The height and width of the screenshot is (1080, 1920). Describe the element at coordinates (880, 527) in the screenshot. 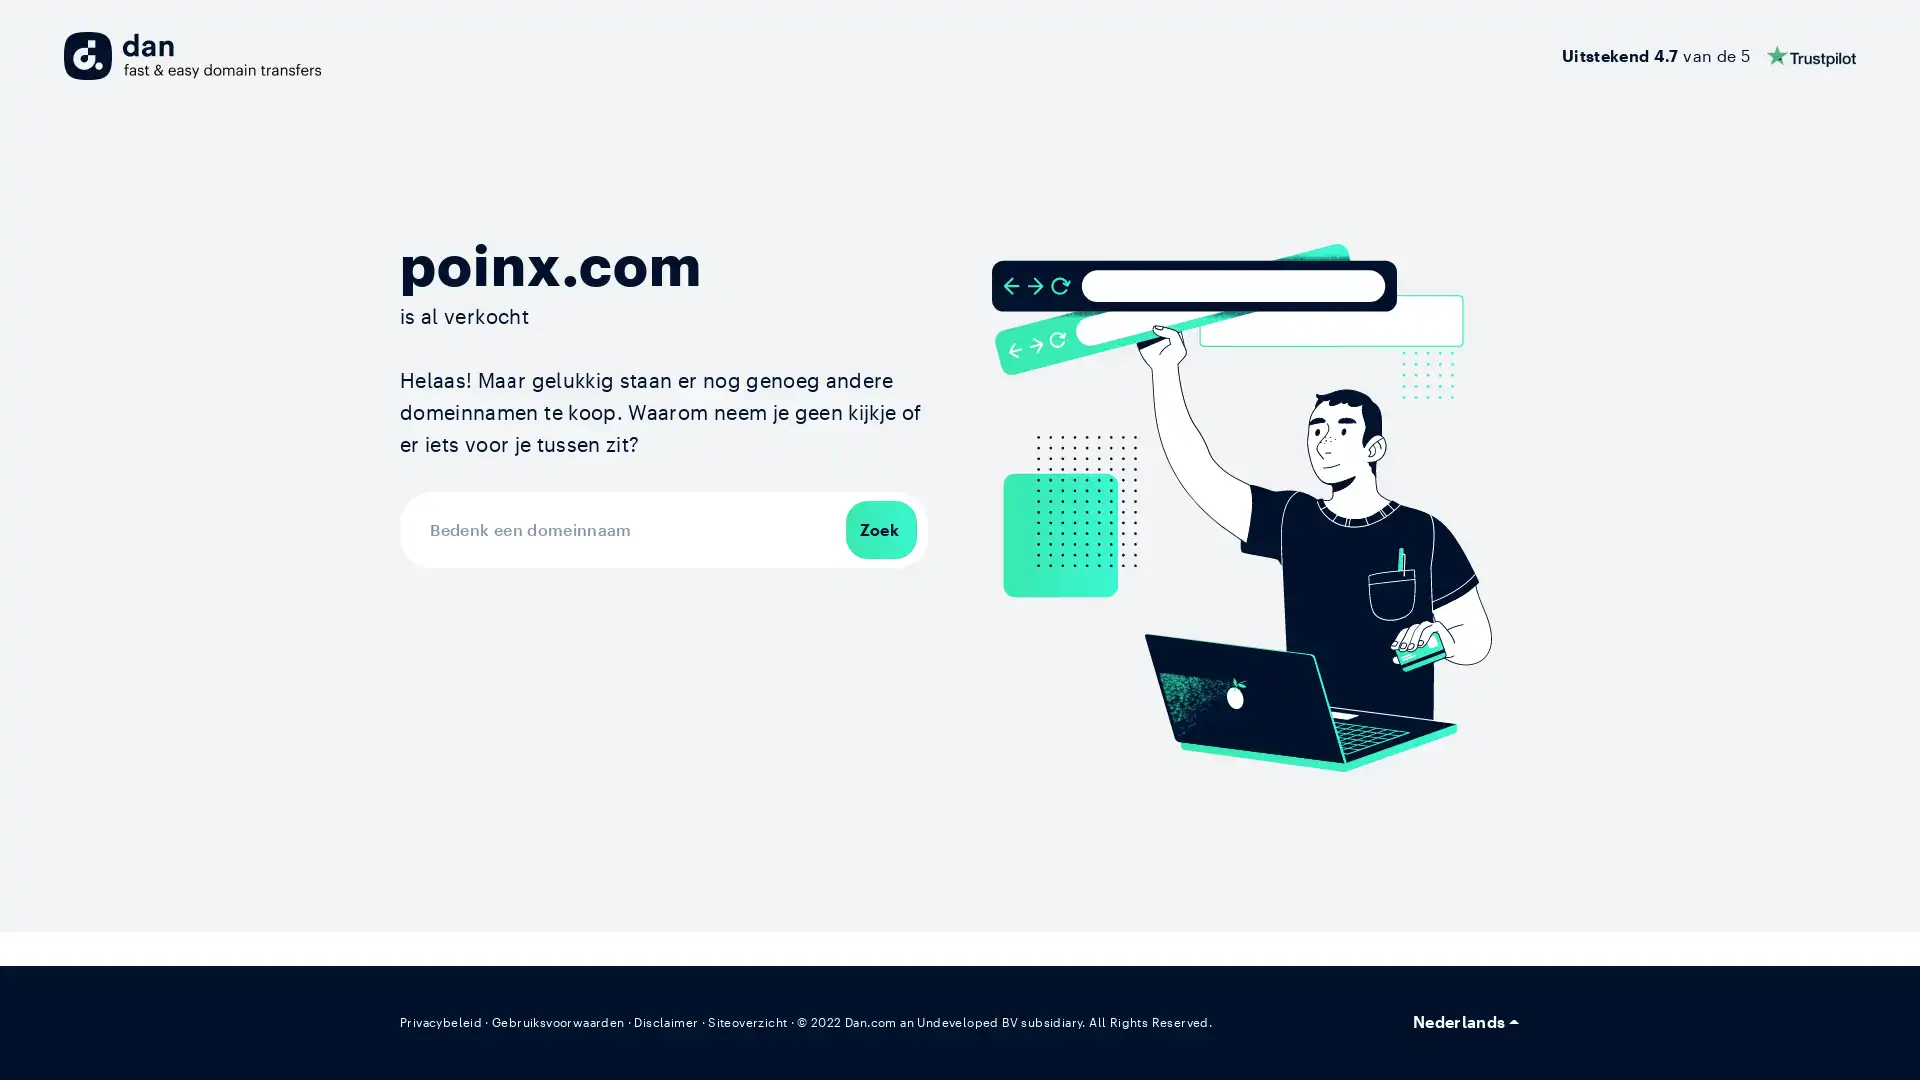

I see `Zoek` at that location.